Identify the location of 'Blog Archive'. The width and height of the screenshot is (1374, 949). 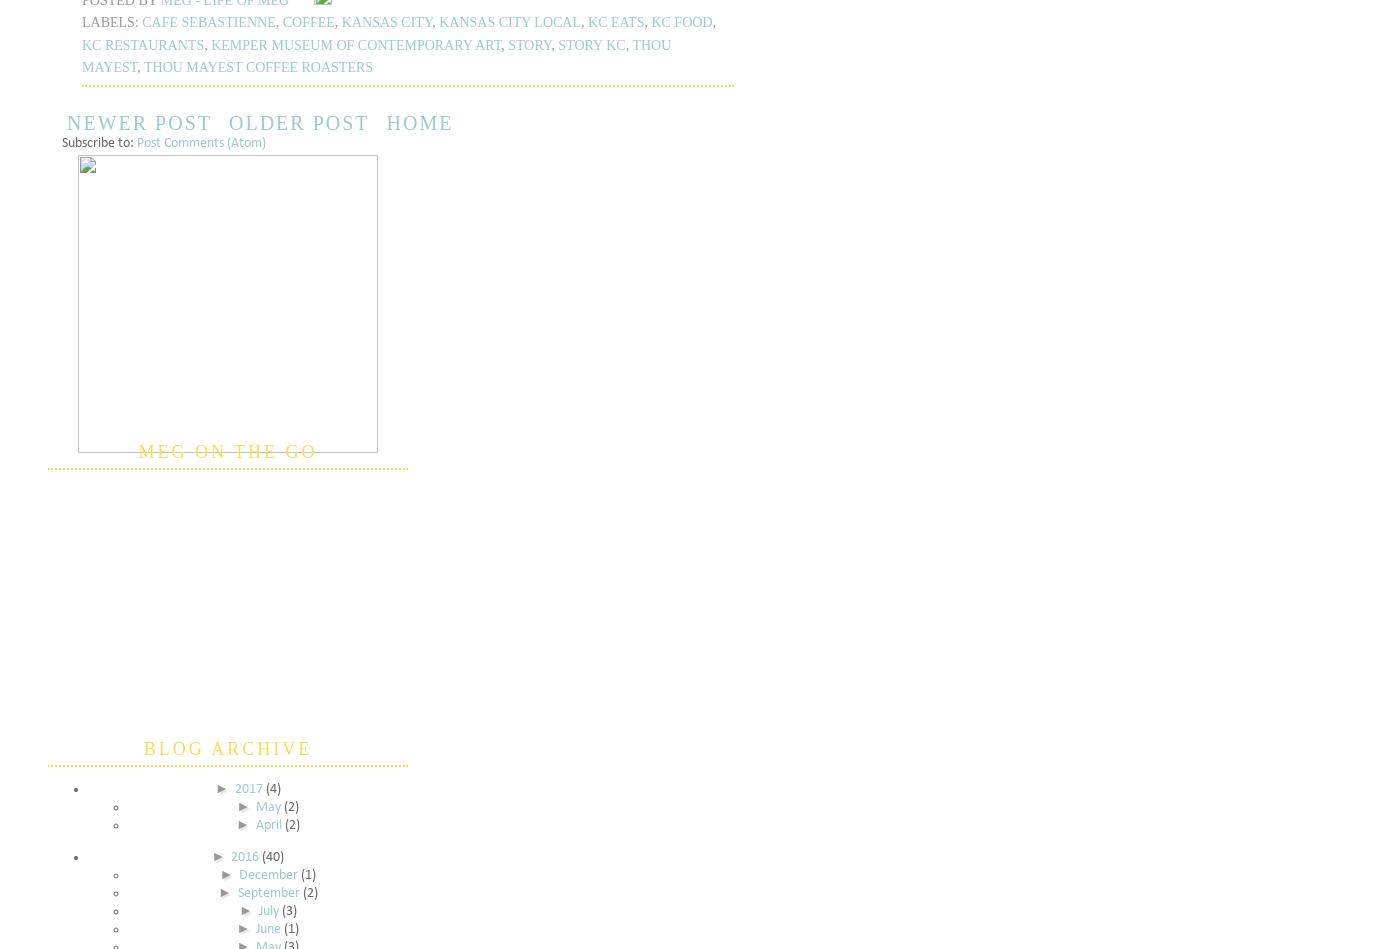
(226, 749).